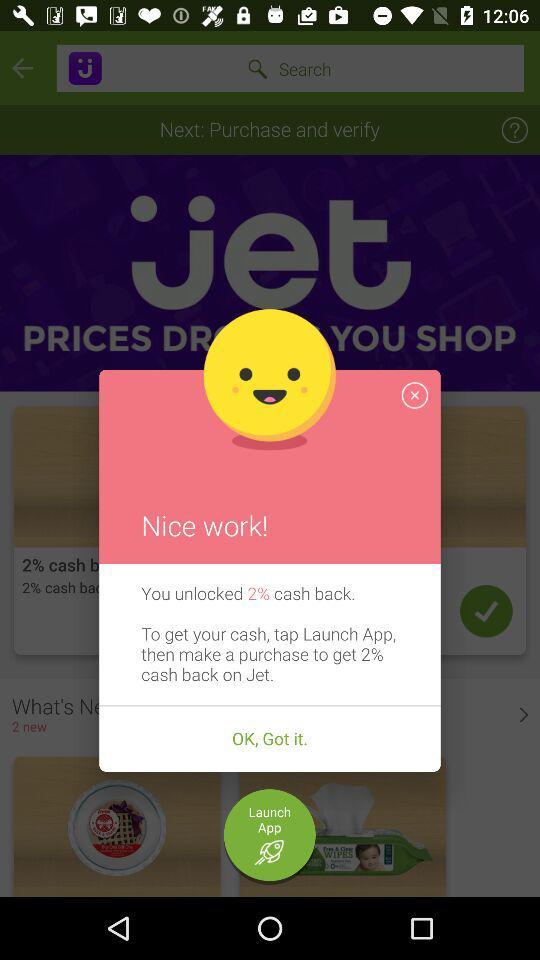  What do you see at coordinates (270, 738) in the screenshot?
I see `the ok, got it. item` at bounding box center [270, 738].